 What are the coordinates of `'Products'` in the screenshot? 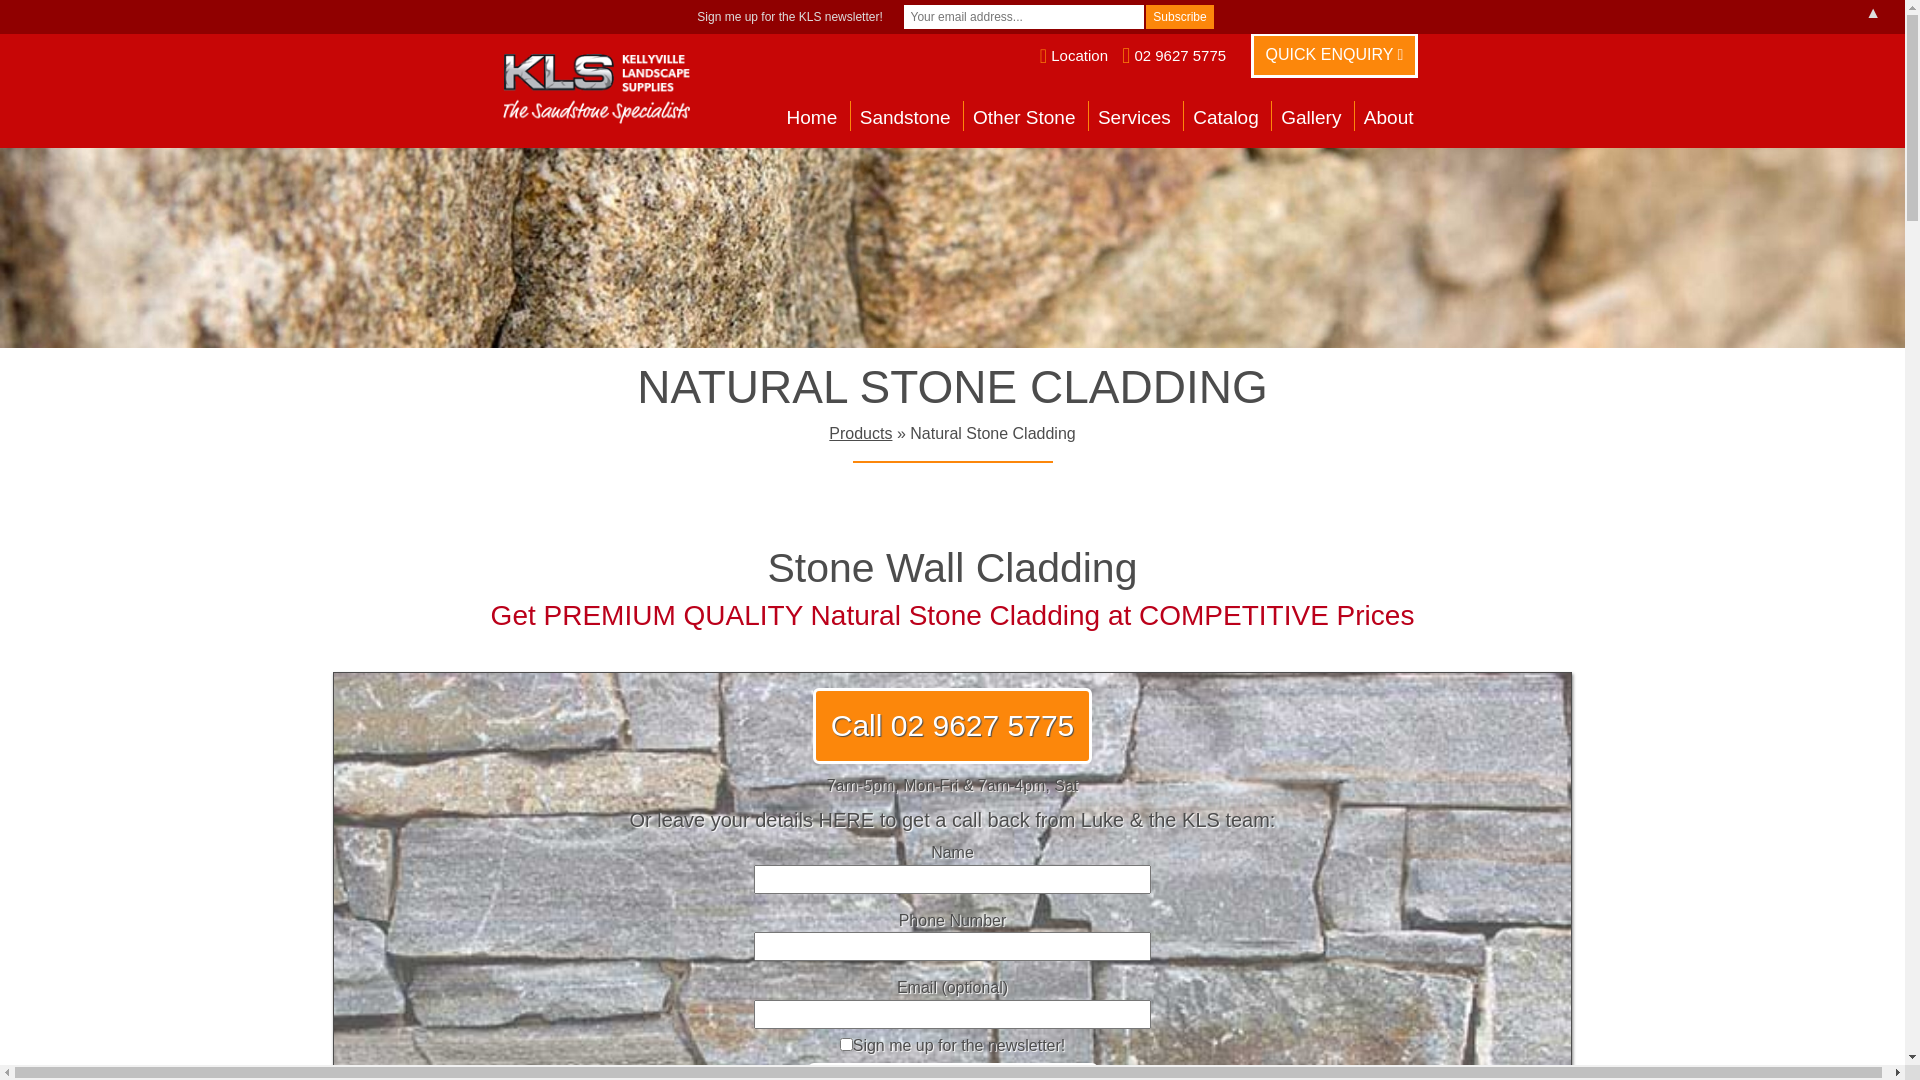 It's located at (860, 432).